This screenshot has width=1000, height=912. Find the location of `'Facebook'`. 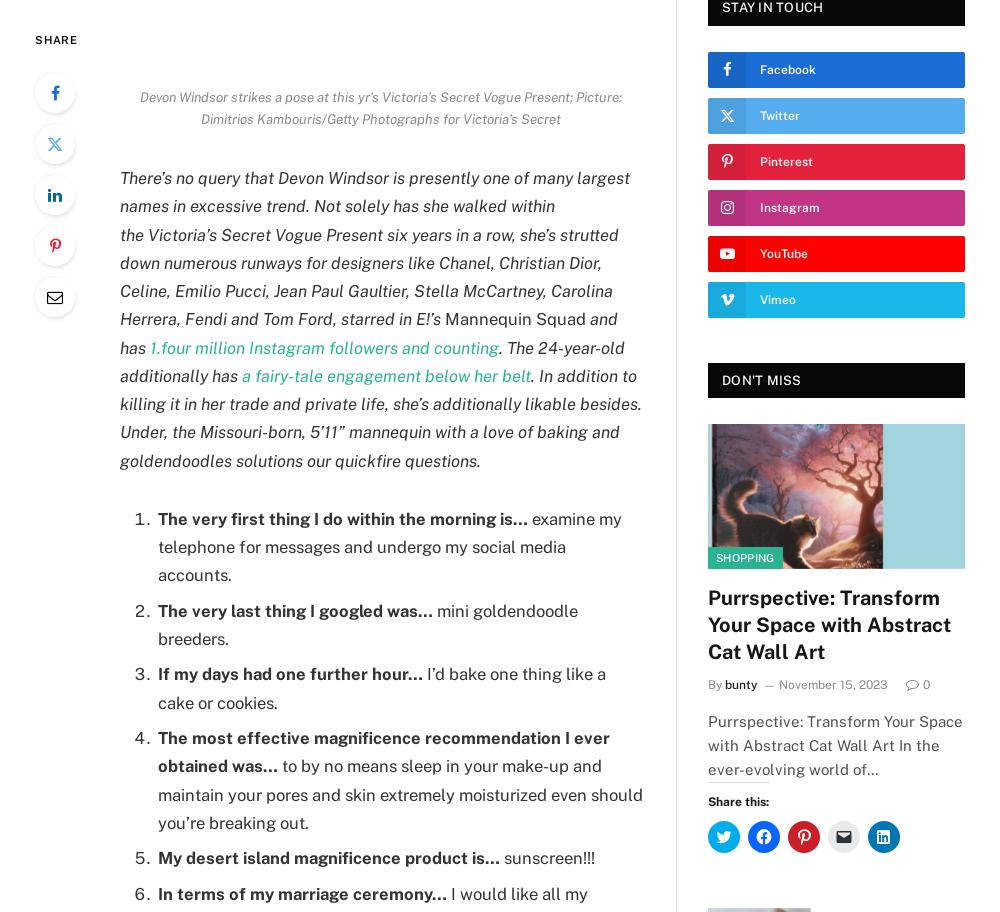

'Facebook' is located at coordinates (788, 68).